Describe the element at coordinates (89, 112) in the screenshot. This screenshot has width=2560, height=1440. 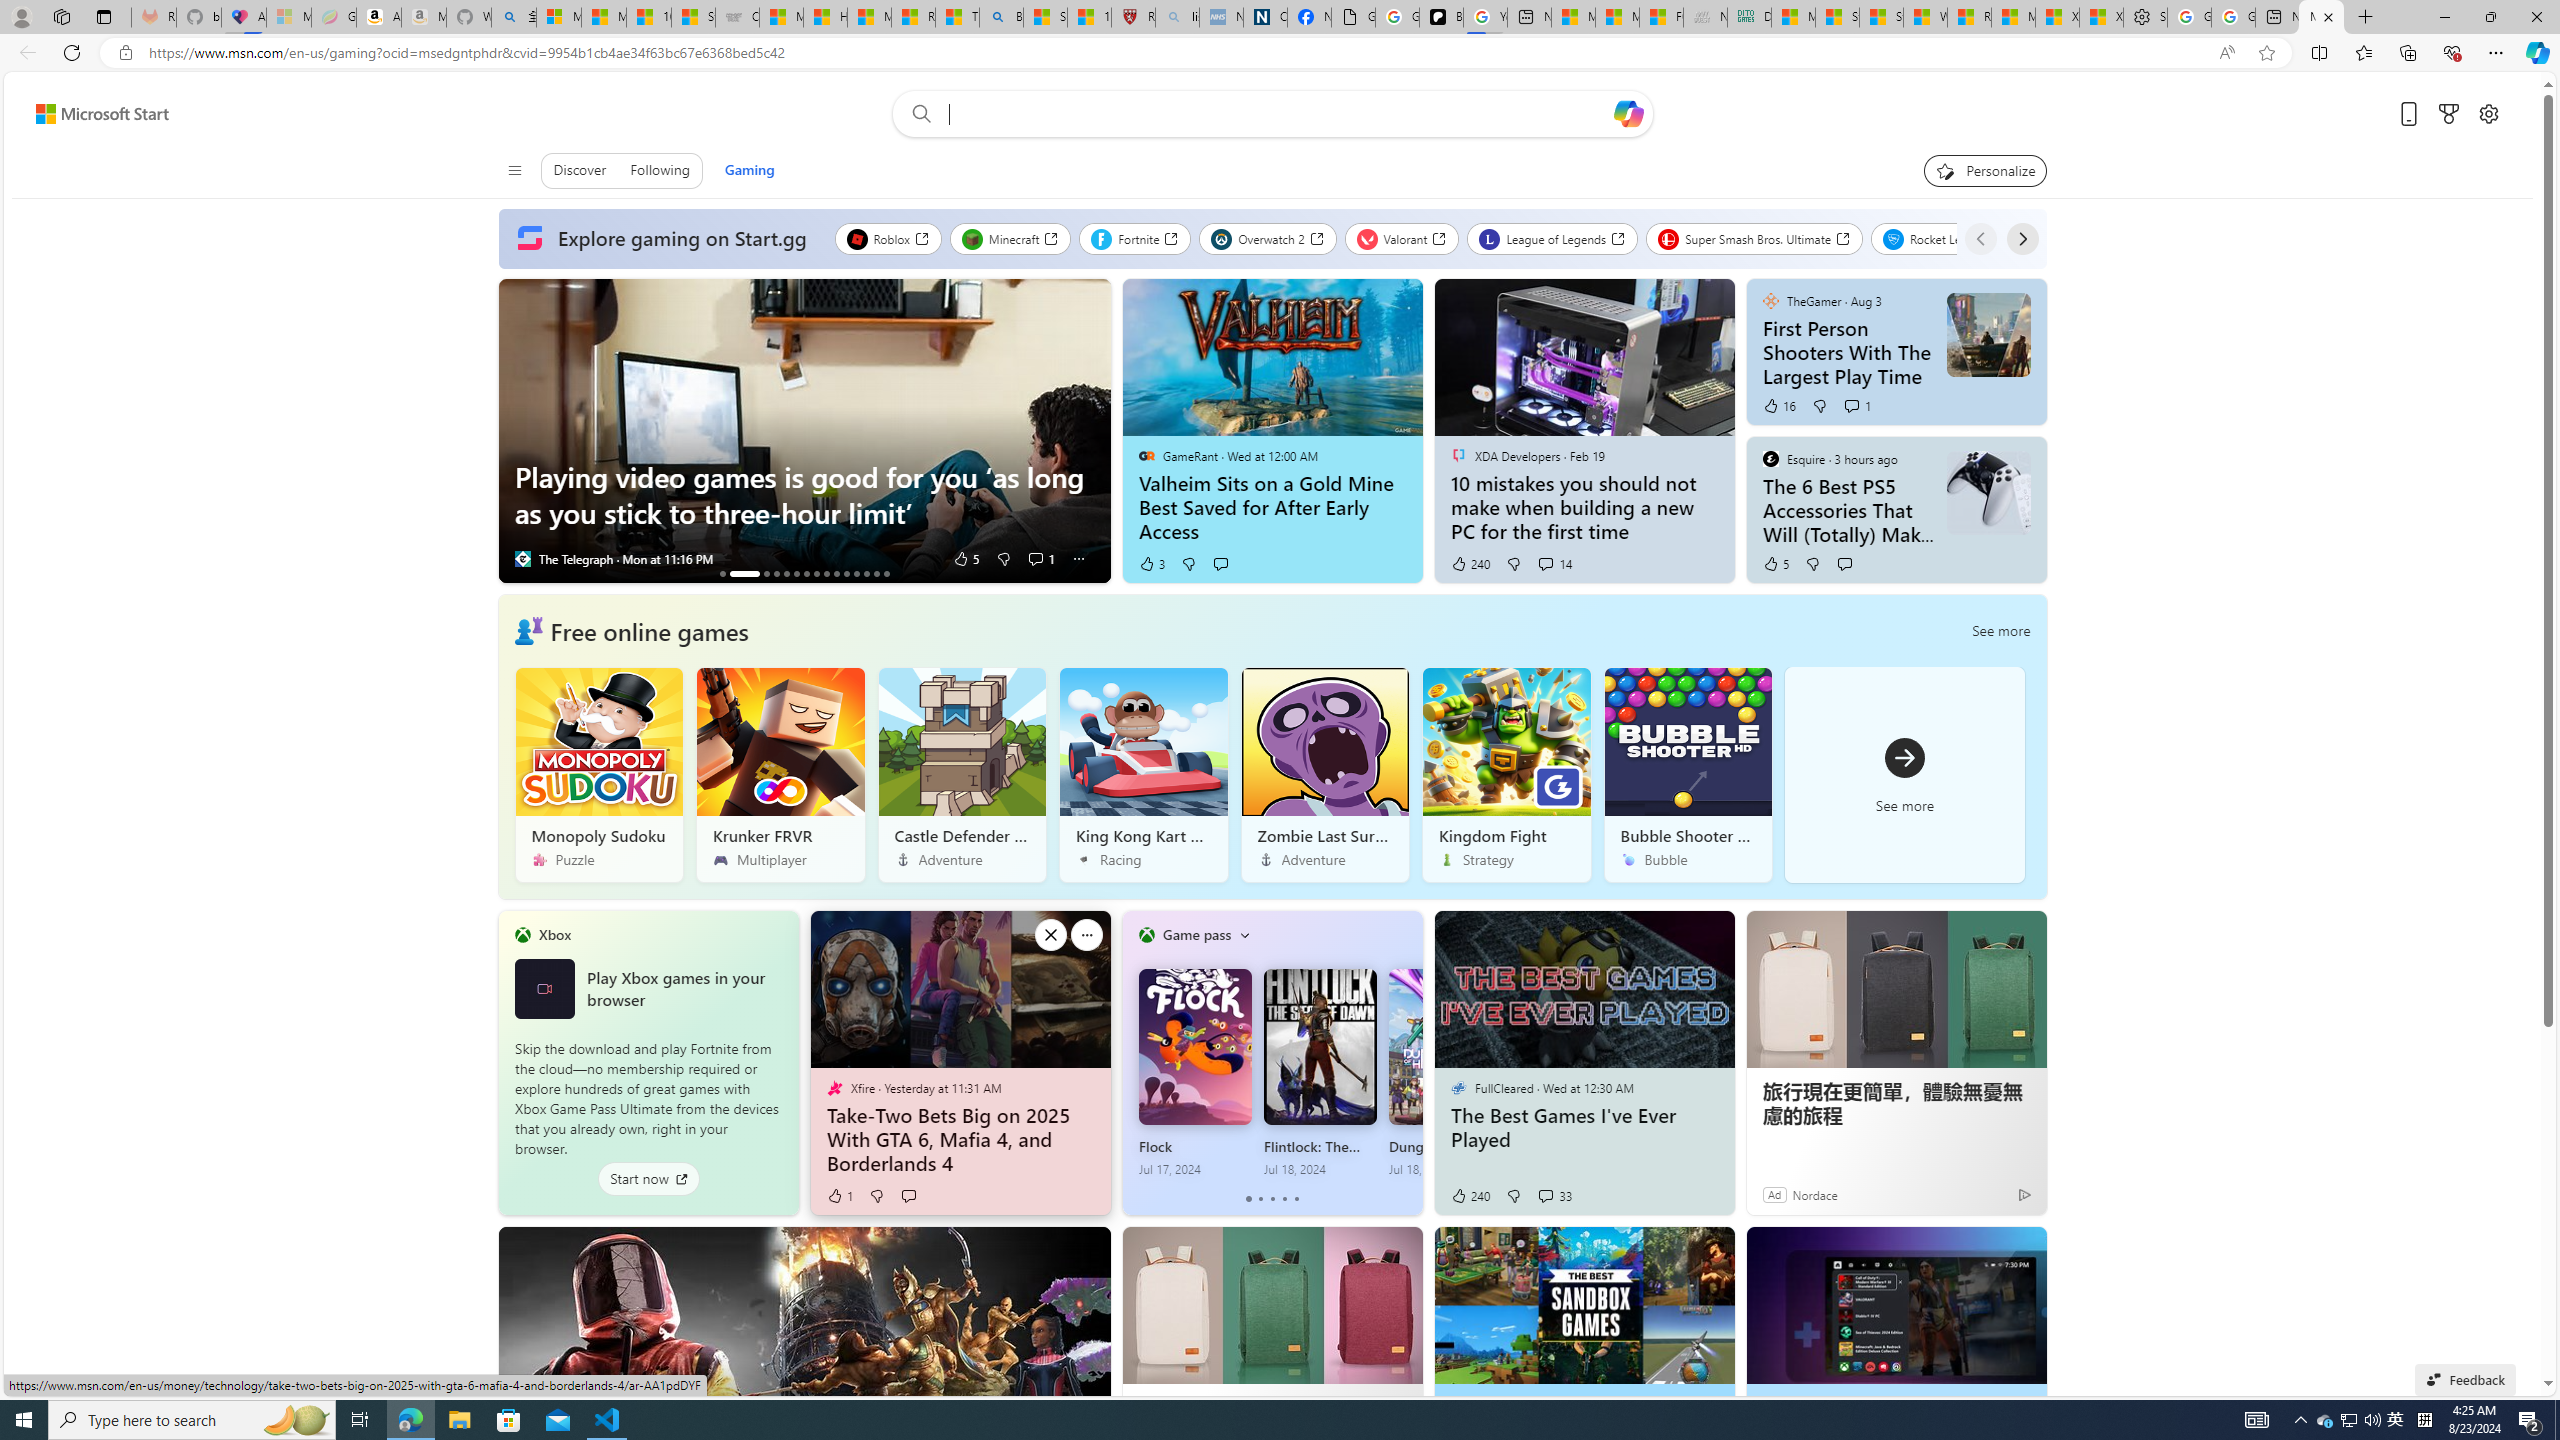
I see `'Skip to footer'` at that location.